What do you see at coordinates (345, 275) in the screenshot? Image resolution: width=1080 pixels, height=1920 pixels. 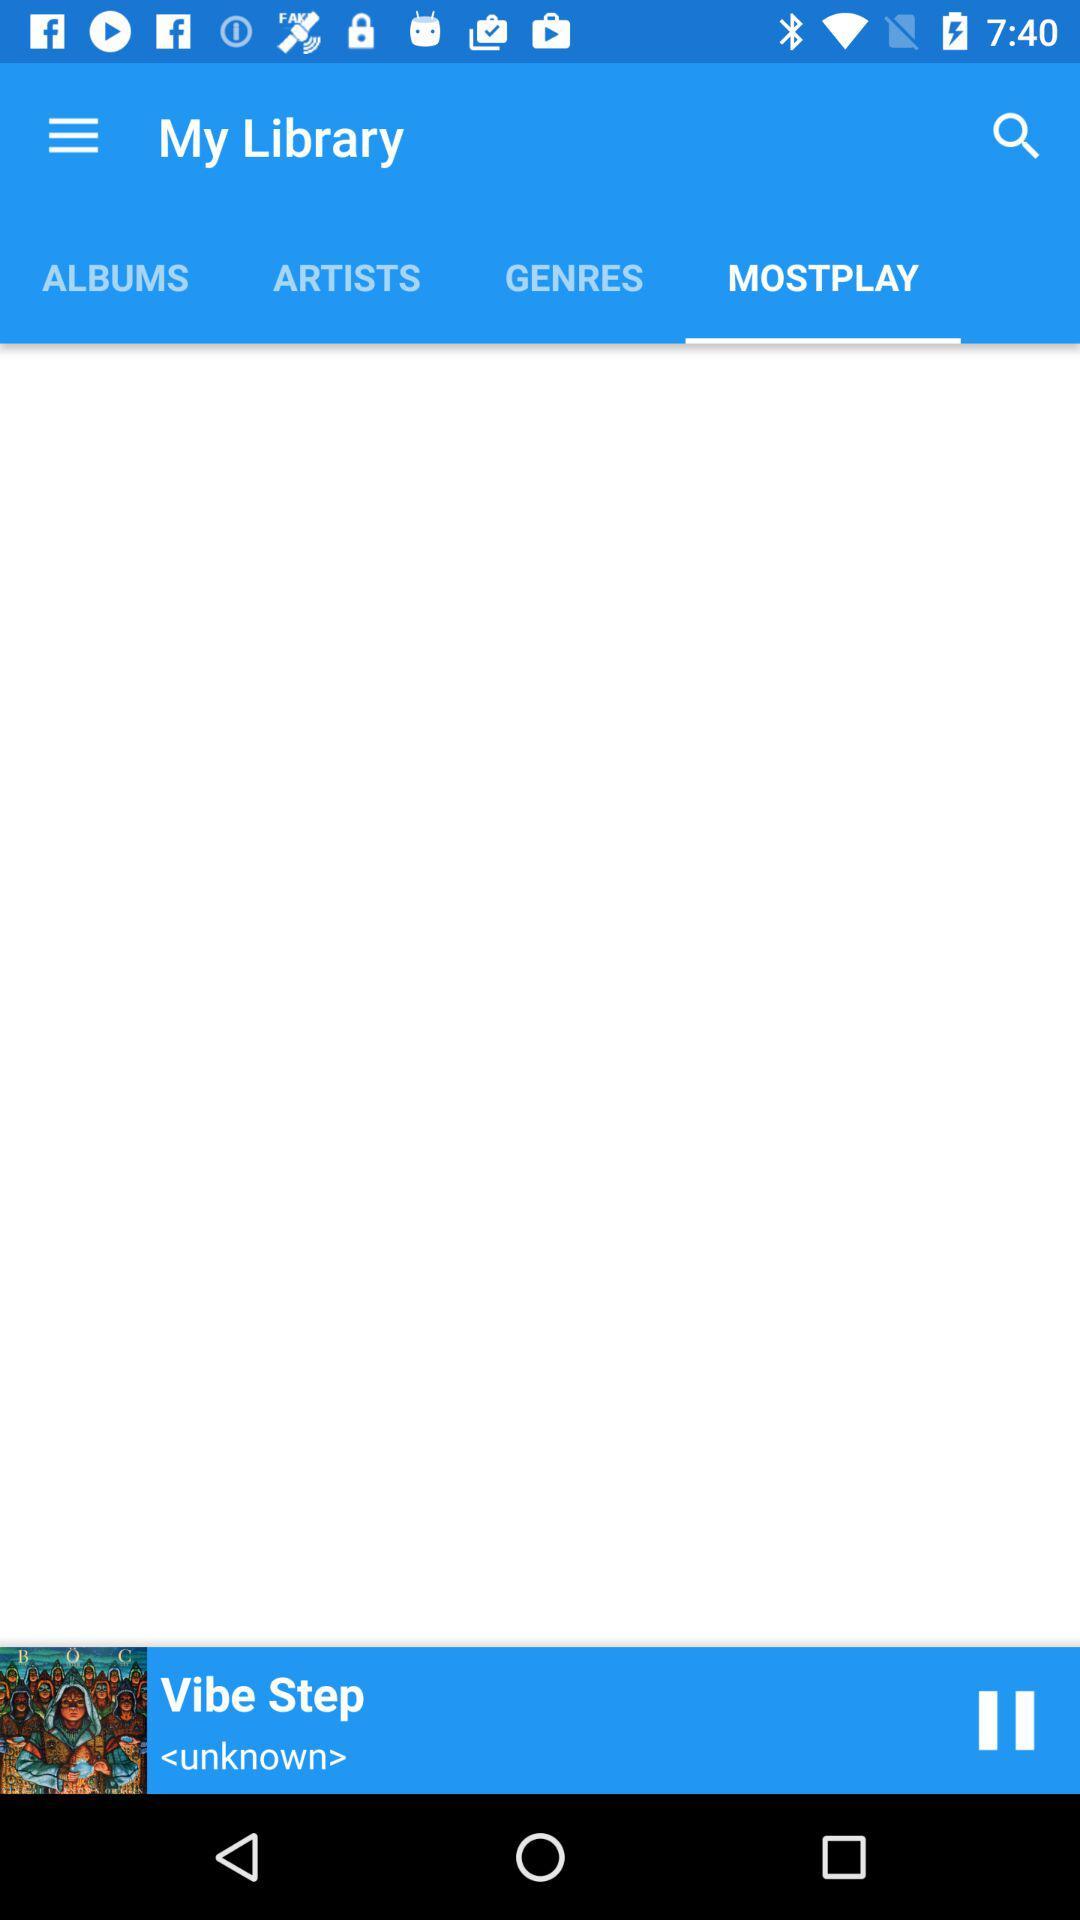 I see `artists item` at bounding box center [345, 275].